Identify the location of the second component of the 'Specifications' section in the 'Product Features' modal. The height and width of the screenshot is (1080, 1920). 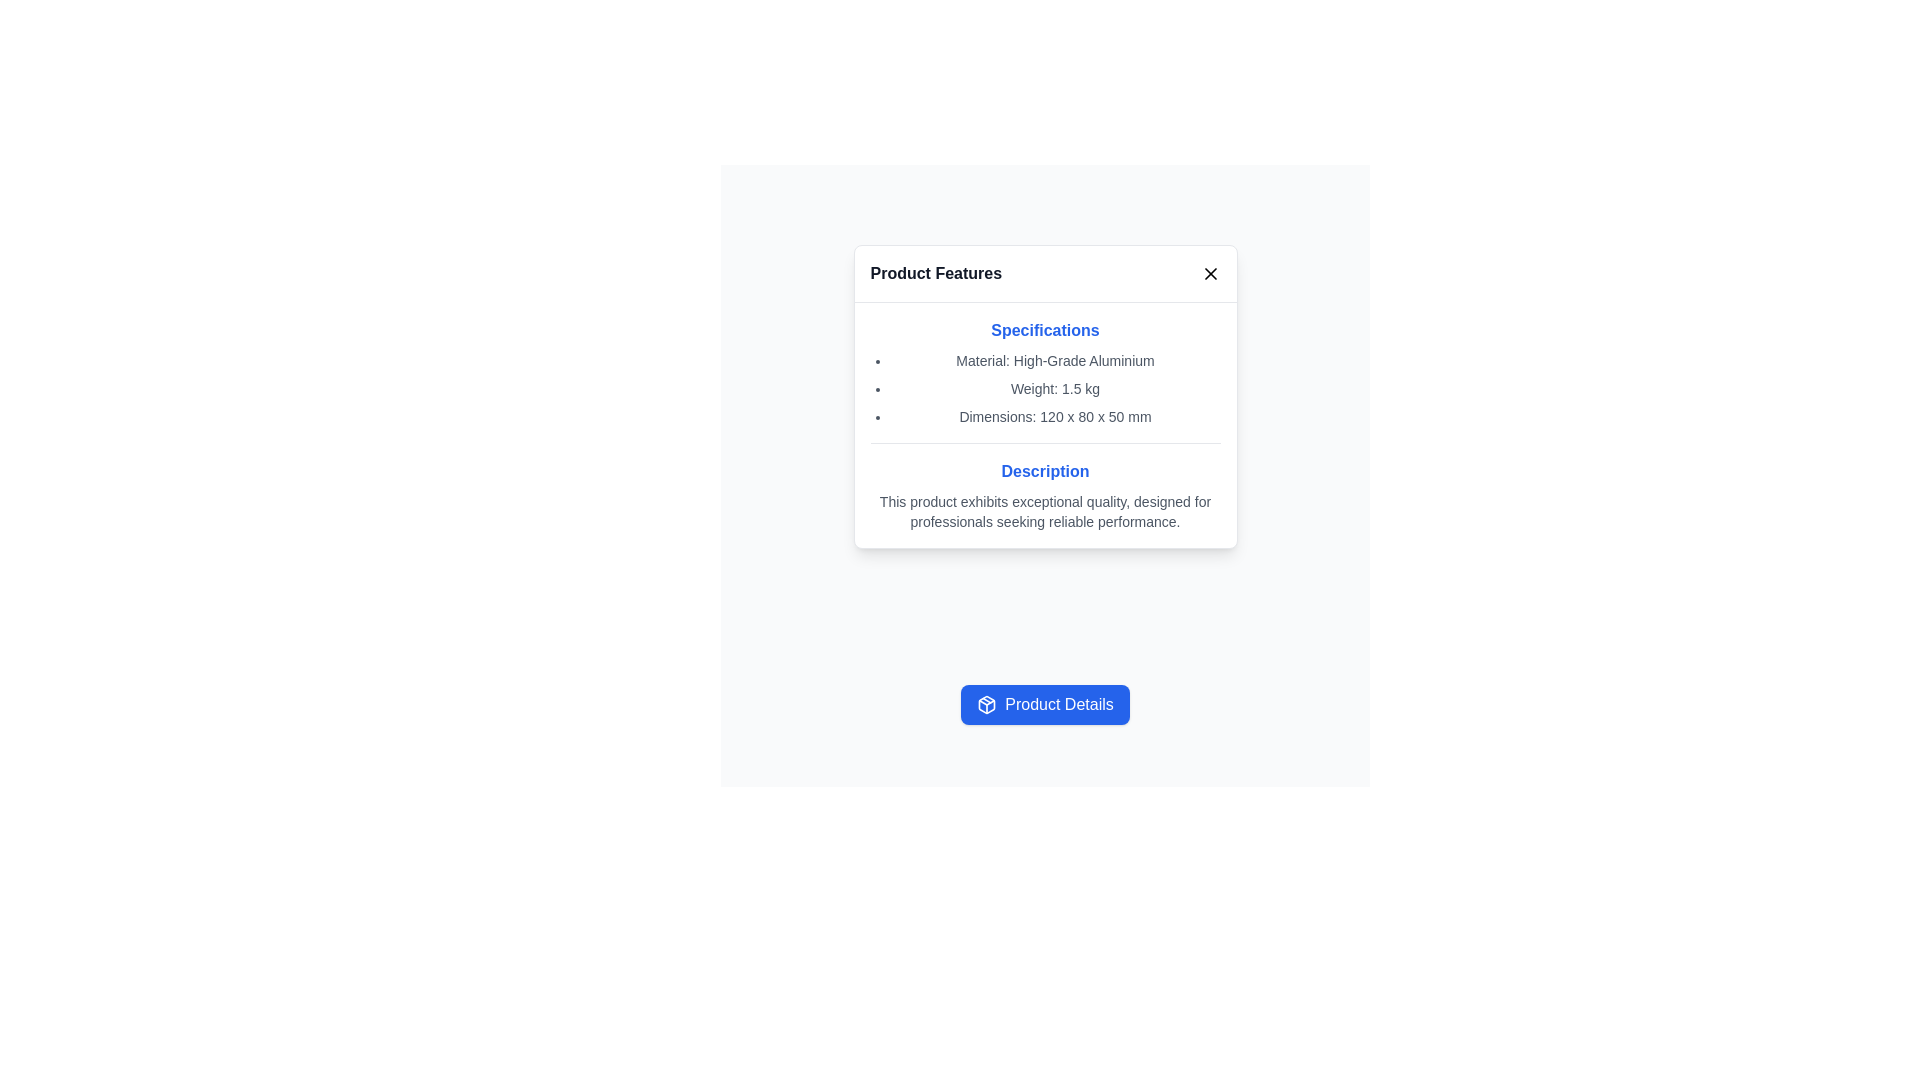
(1044, 385).